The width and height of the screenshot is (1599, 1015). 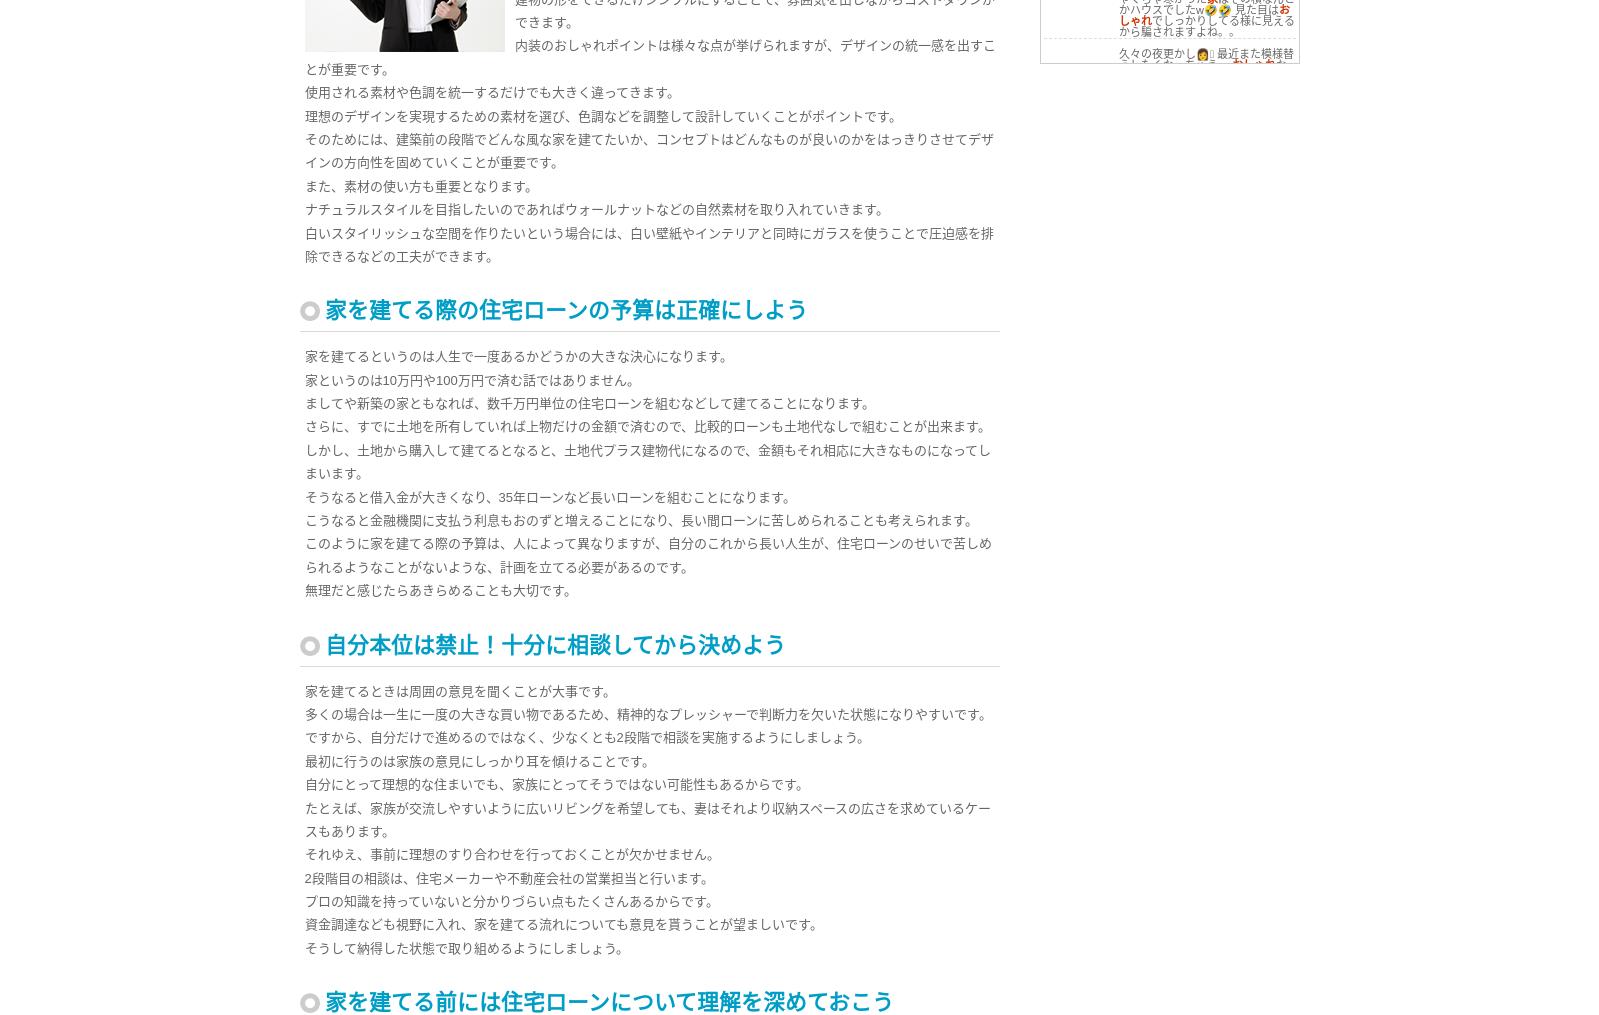 What do you see at coordinates (1052, 240) in the screenshot?
I see `'> 家を建てる時に近所への挨拶をどうすれば良いか'` at bounding box center [1052, 240].